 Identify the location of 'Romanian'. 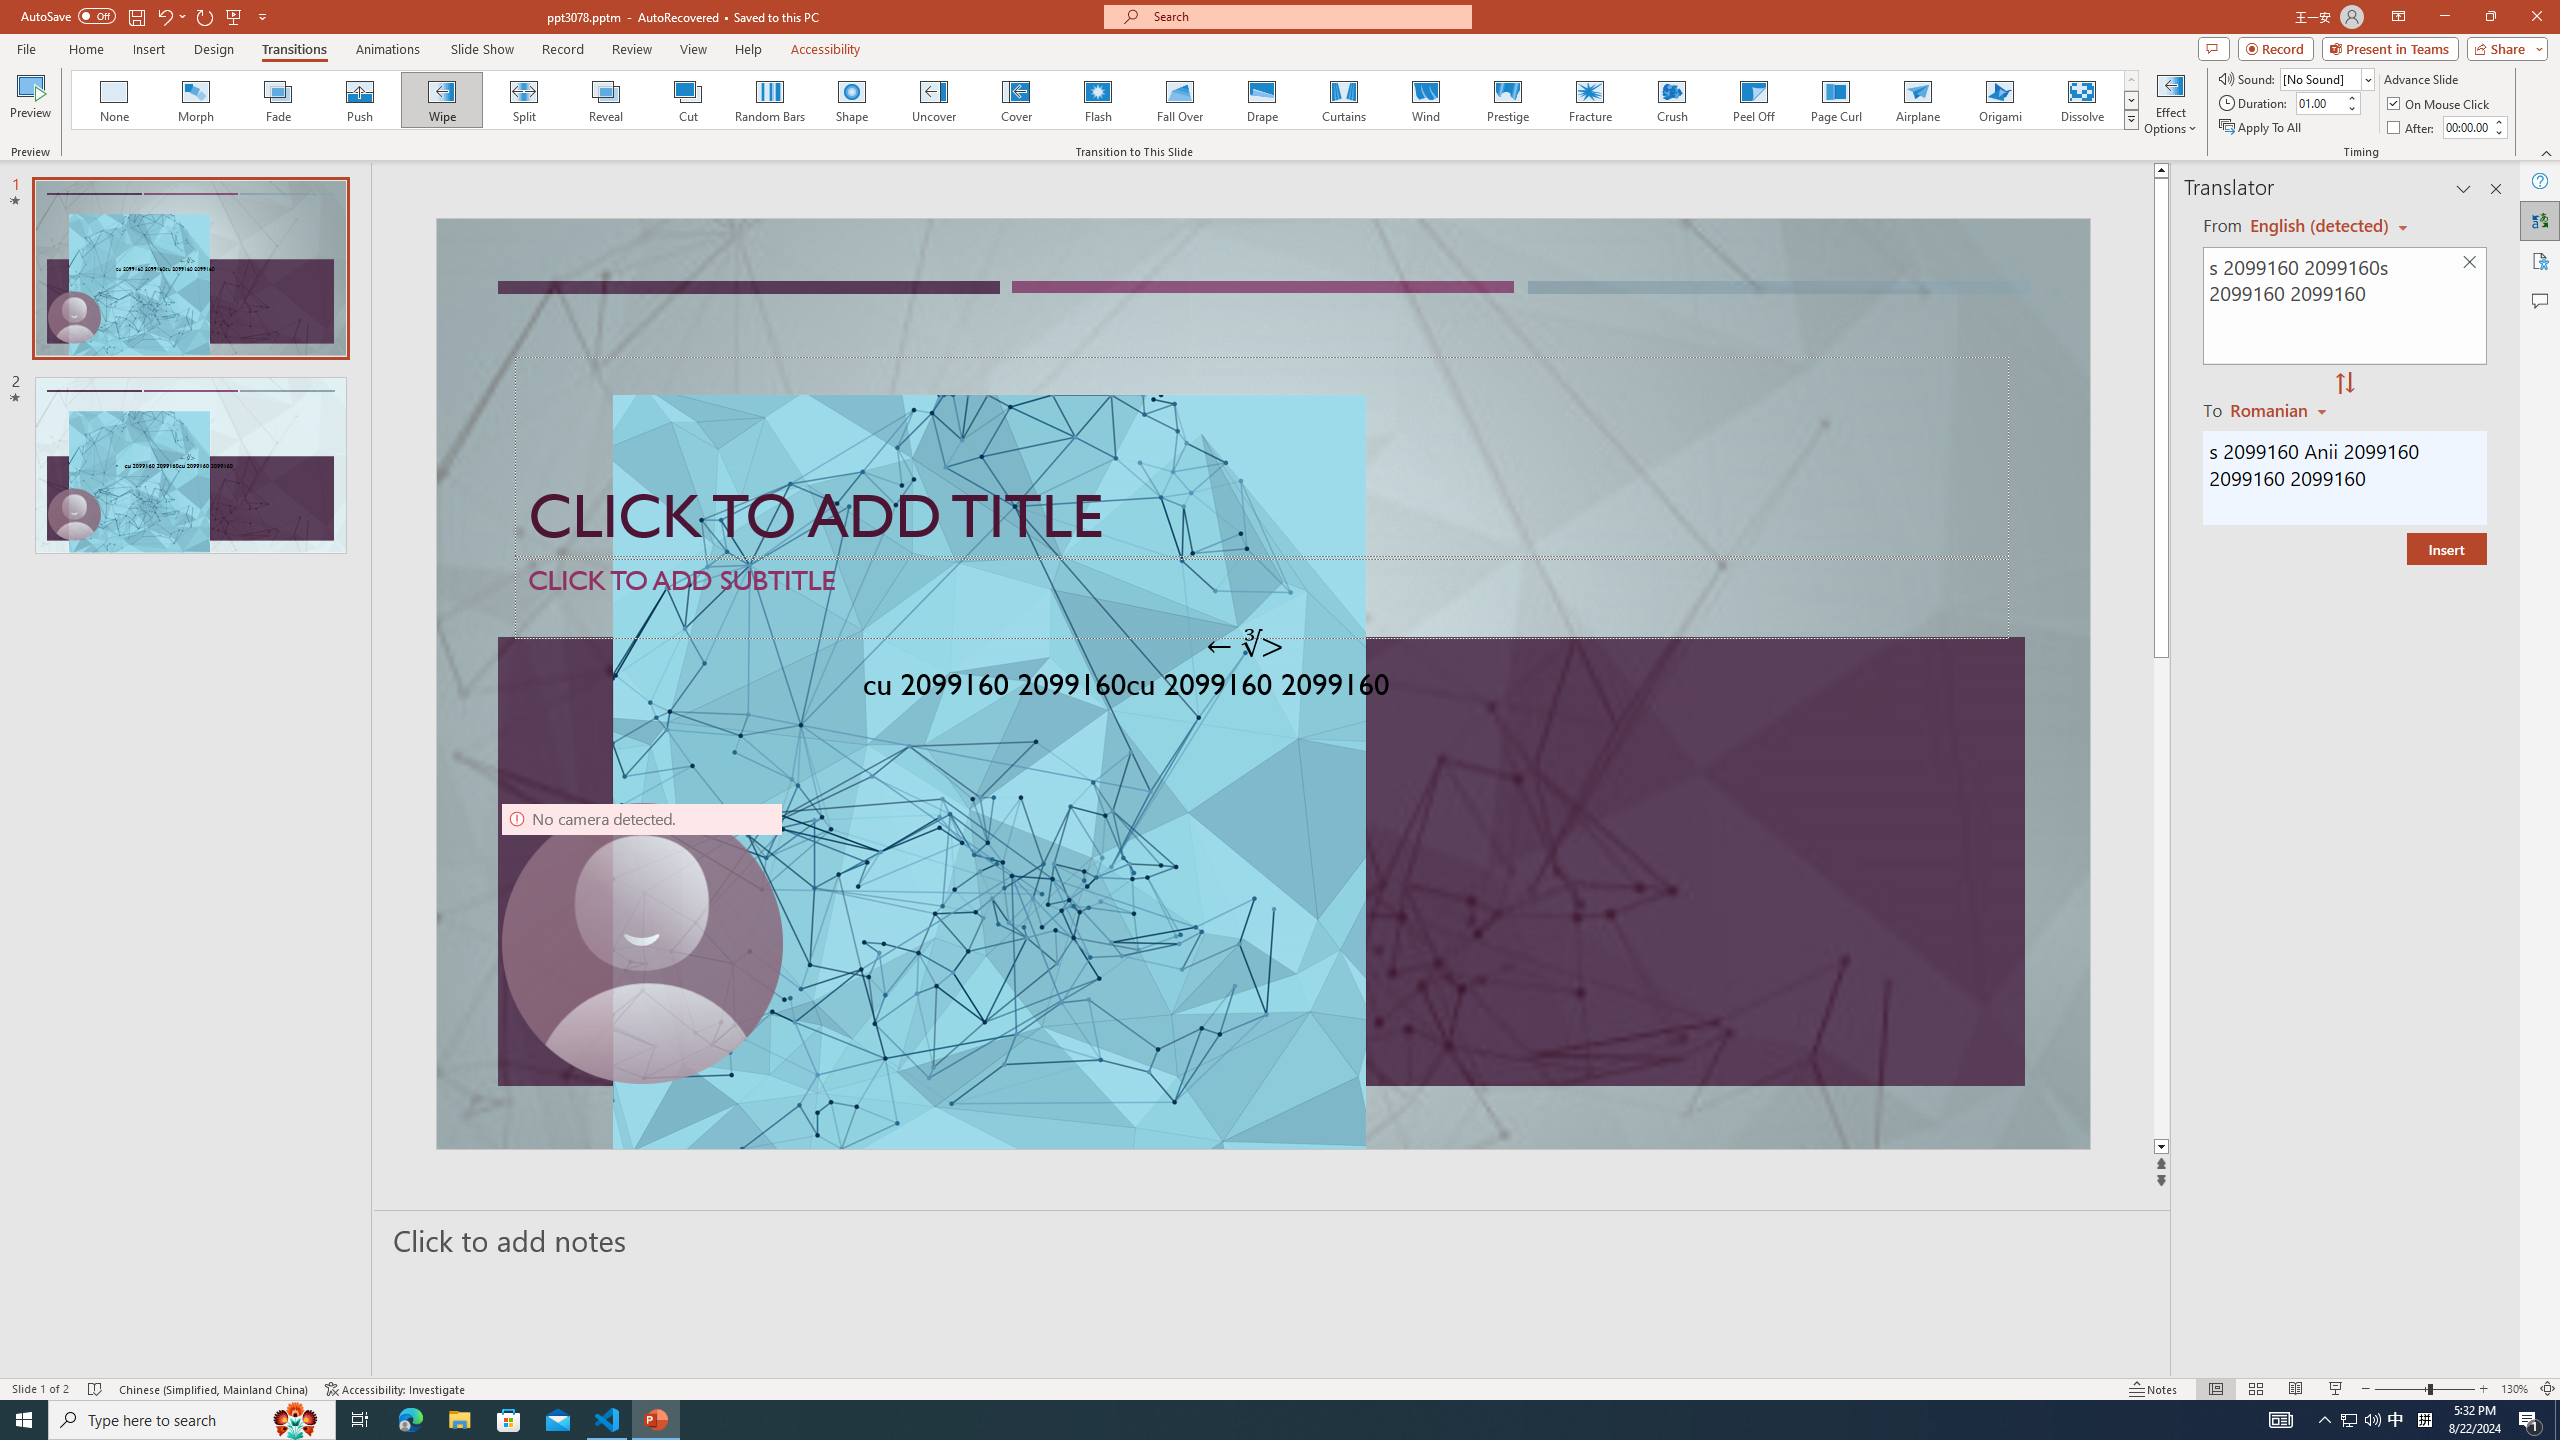
(2279, 409).